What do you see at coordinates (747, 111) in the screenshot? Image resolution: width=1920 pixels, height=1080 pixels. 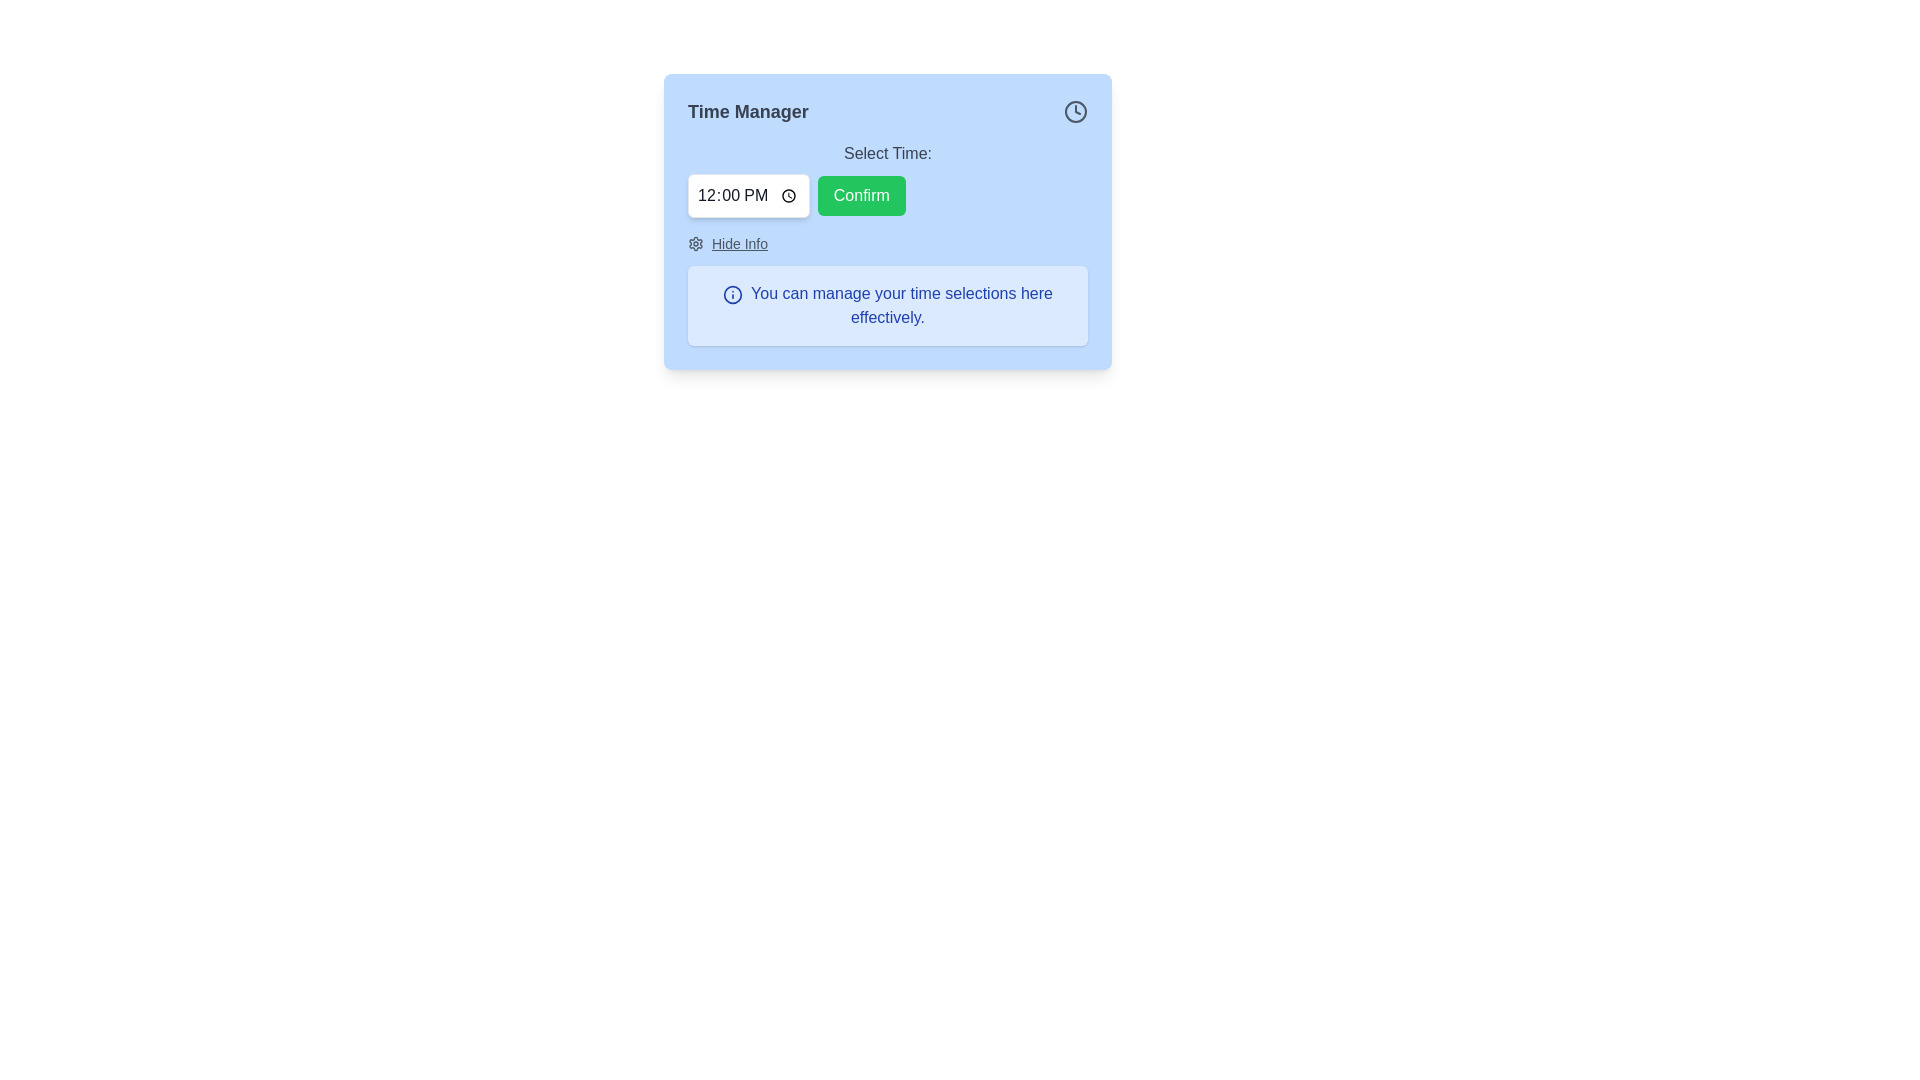 I see `text label or heading that indicates the purpose of the interface for managing time-related tasks, located at the upper left corner of the main title section` at bounding box center [747, 111].